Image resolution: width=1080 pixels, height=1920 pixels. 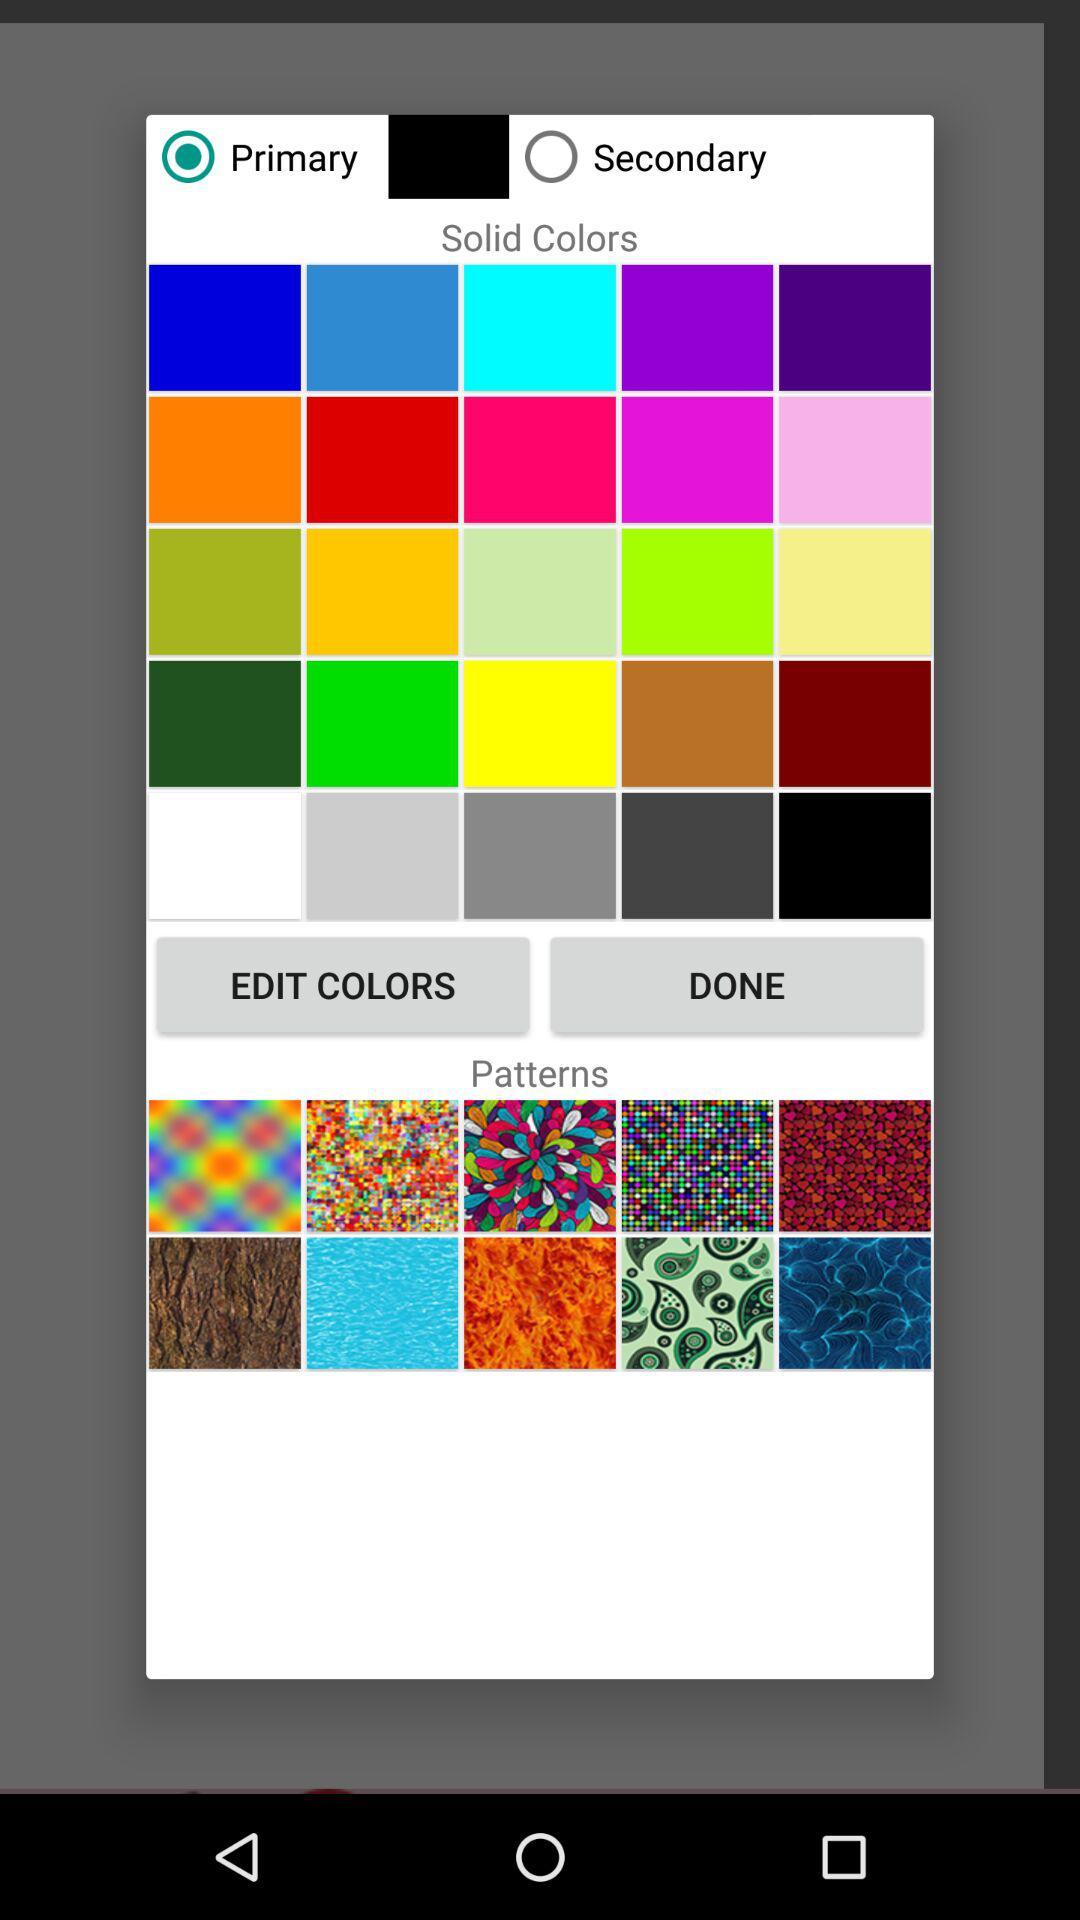 What do you see at coordinates (540, 590) in the screenshot?
I see `solid color` at bounding box center [540, 590].